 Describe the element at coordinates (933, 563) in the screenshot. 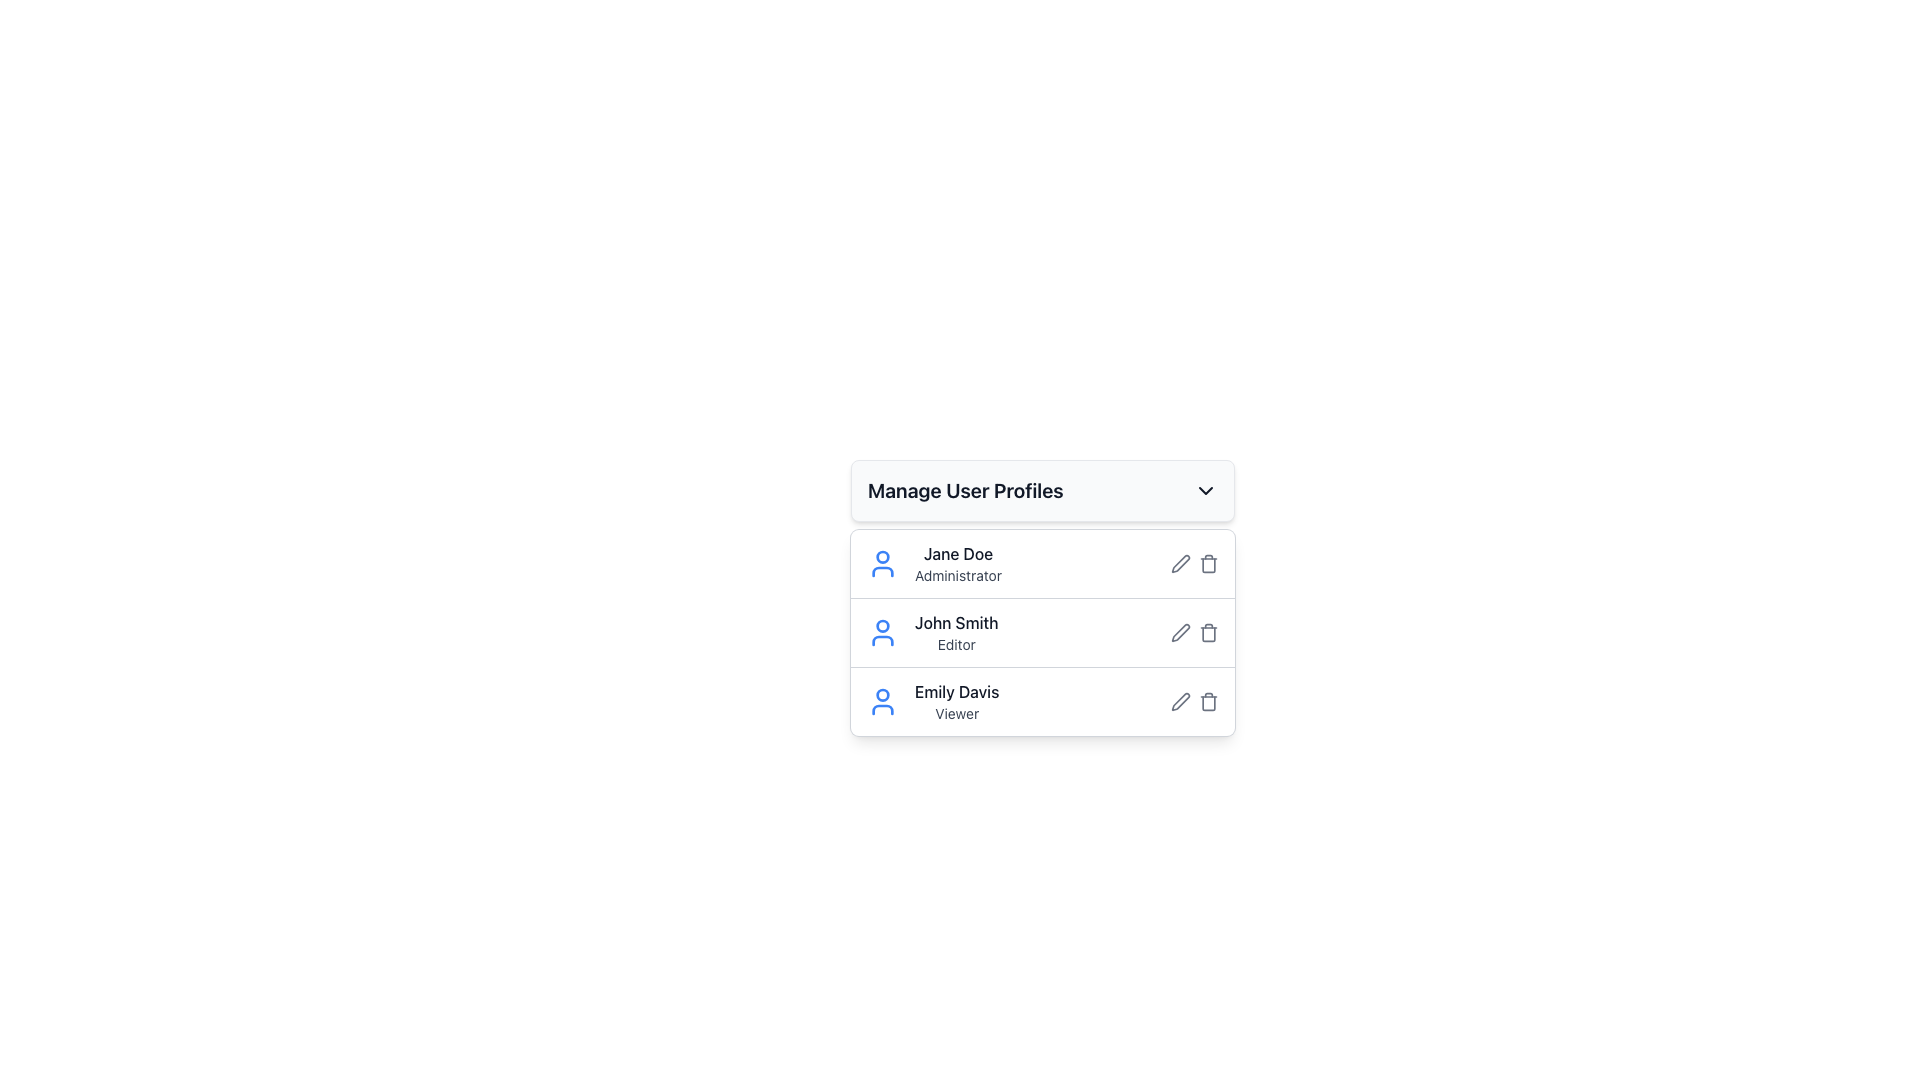

I see `the user profile list item representing 'Jane Doe', who is designated as 'Administrator', located at the top of the user profiles list` at that location.